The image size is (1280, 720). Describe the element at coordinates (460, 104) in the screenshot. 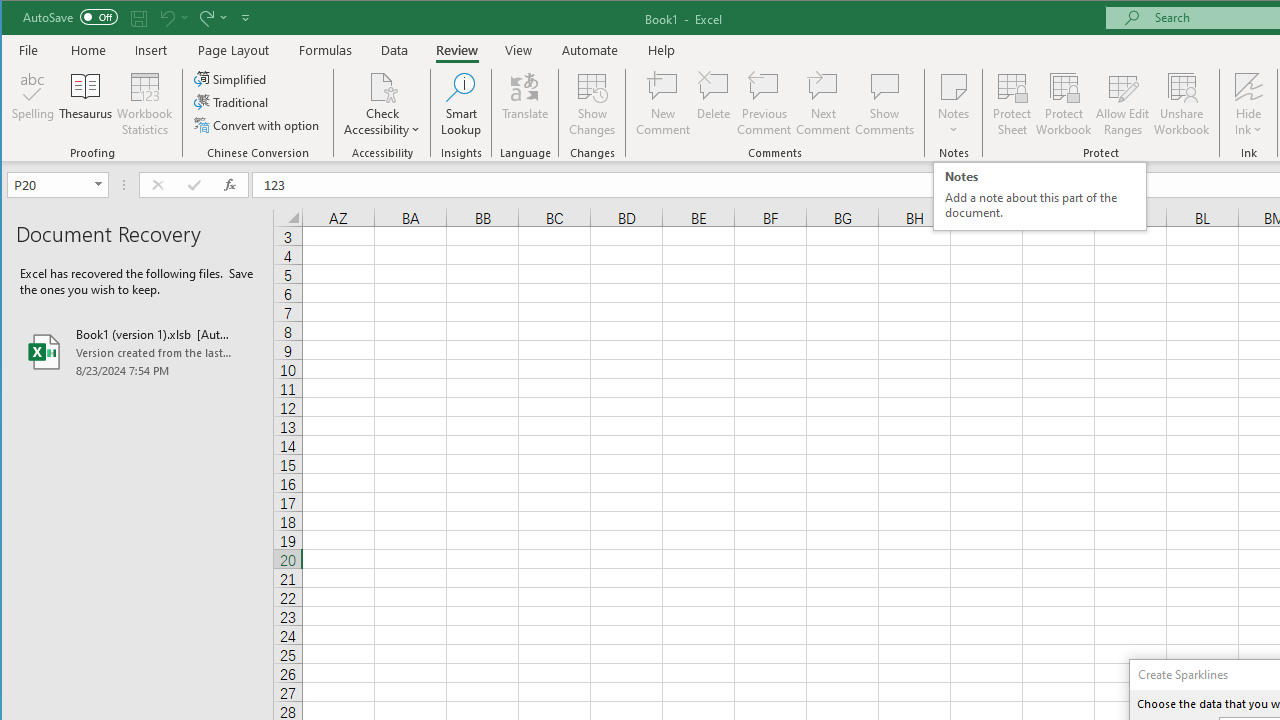

I see `'Smart Lookup'` at that location.